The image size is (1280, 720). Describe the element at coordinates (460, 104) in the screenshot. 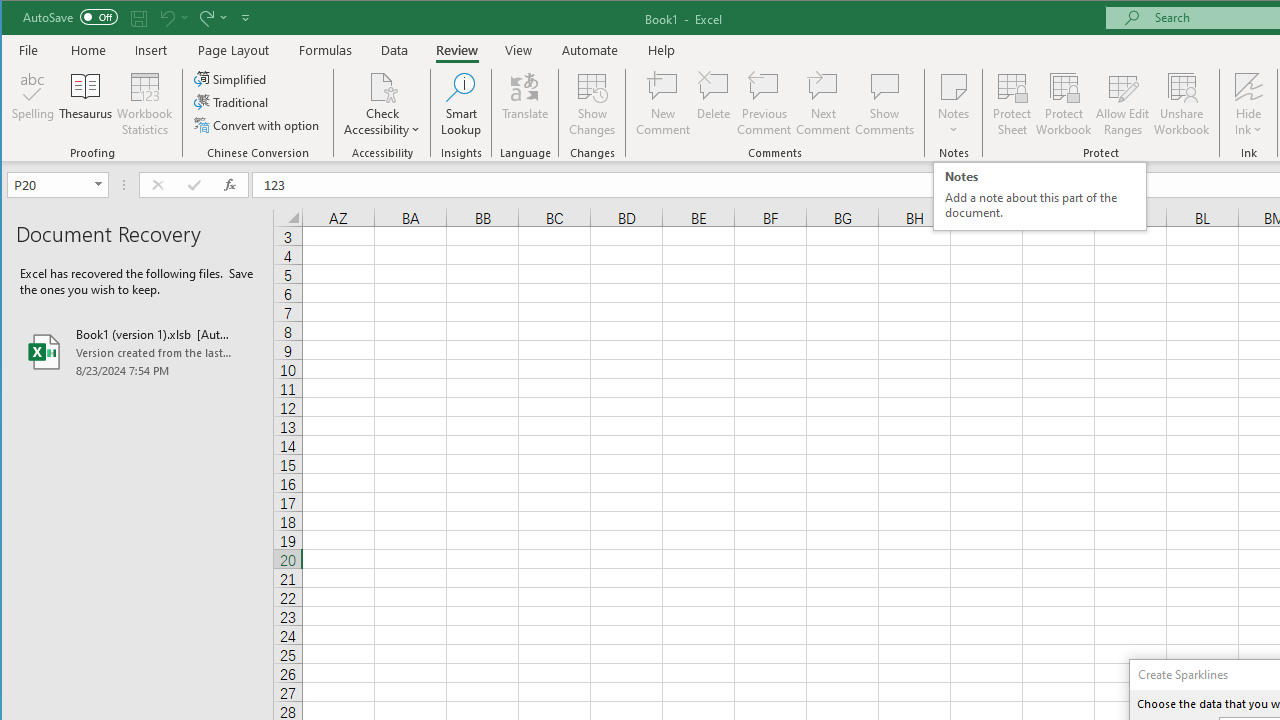

I see `'Smart Lookup'` at that location.